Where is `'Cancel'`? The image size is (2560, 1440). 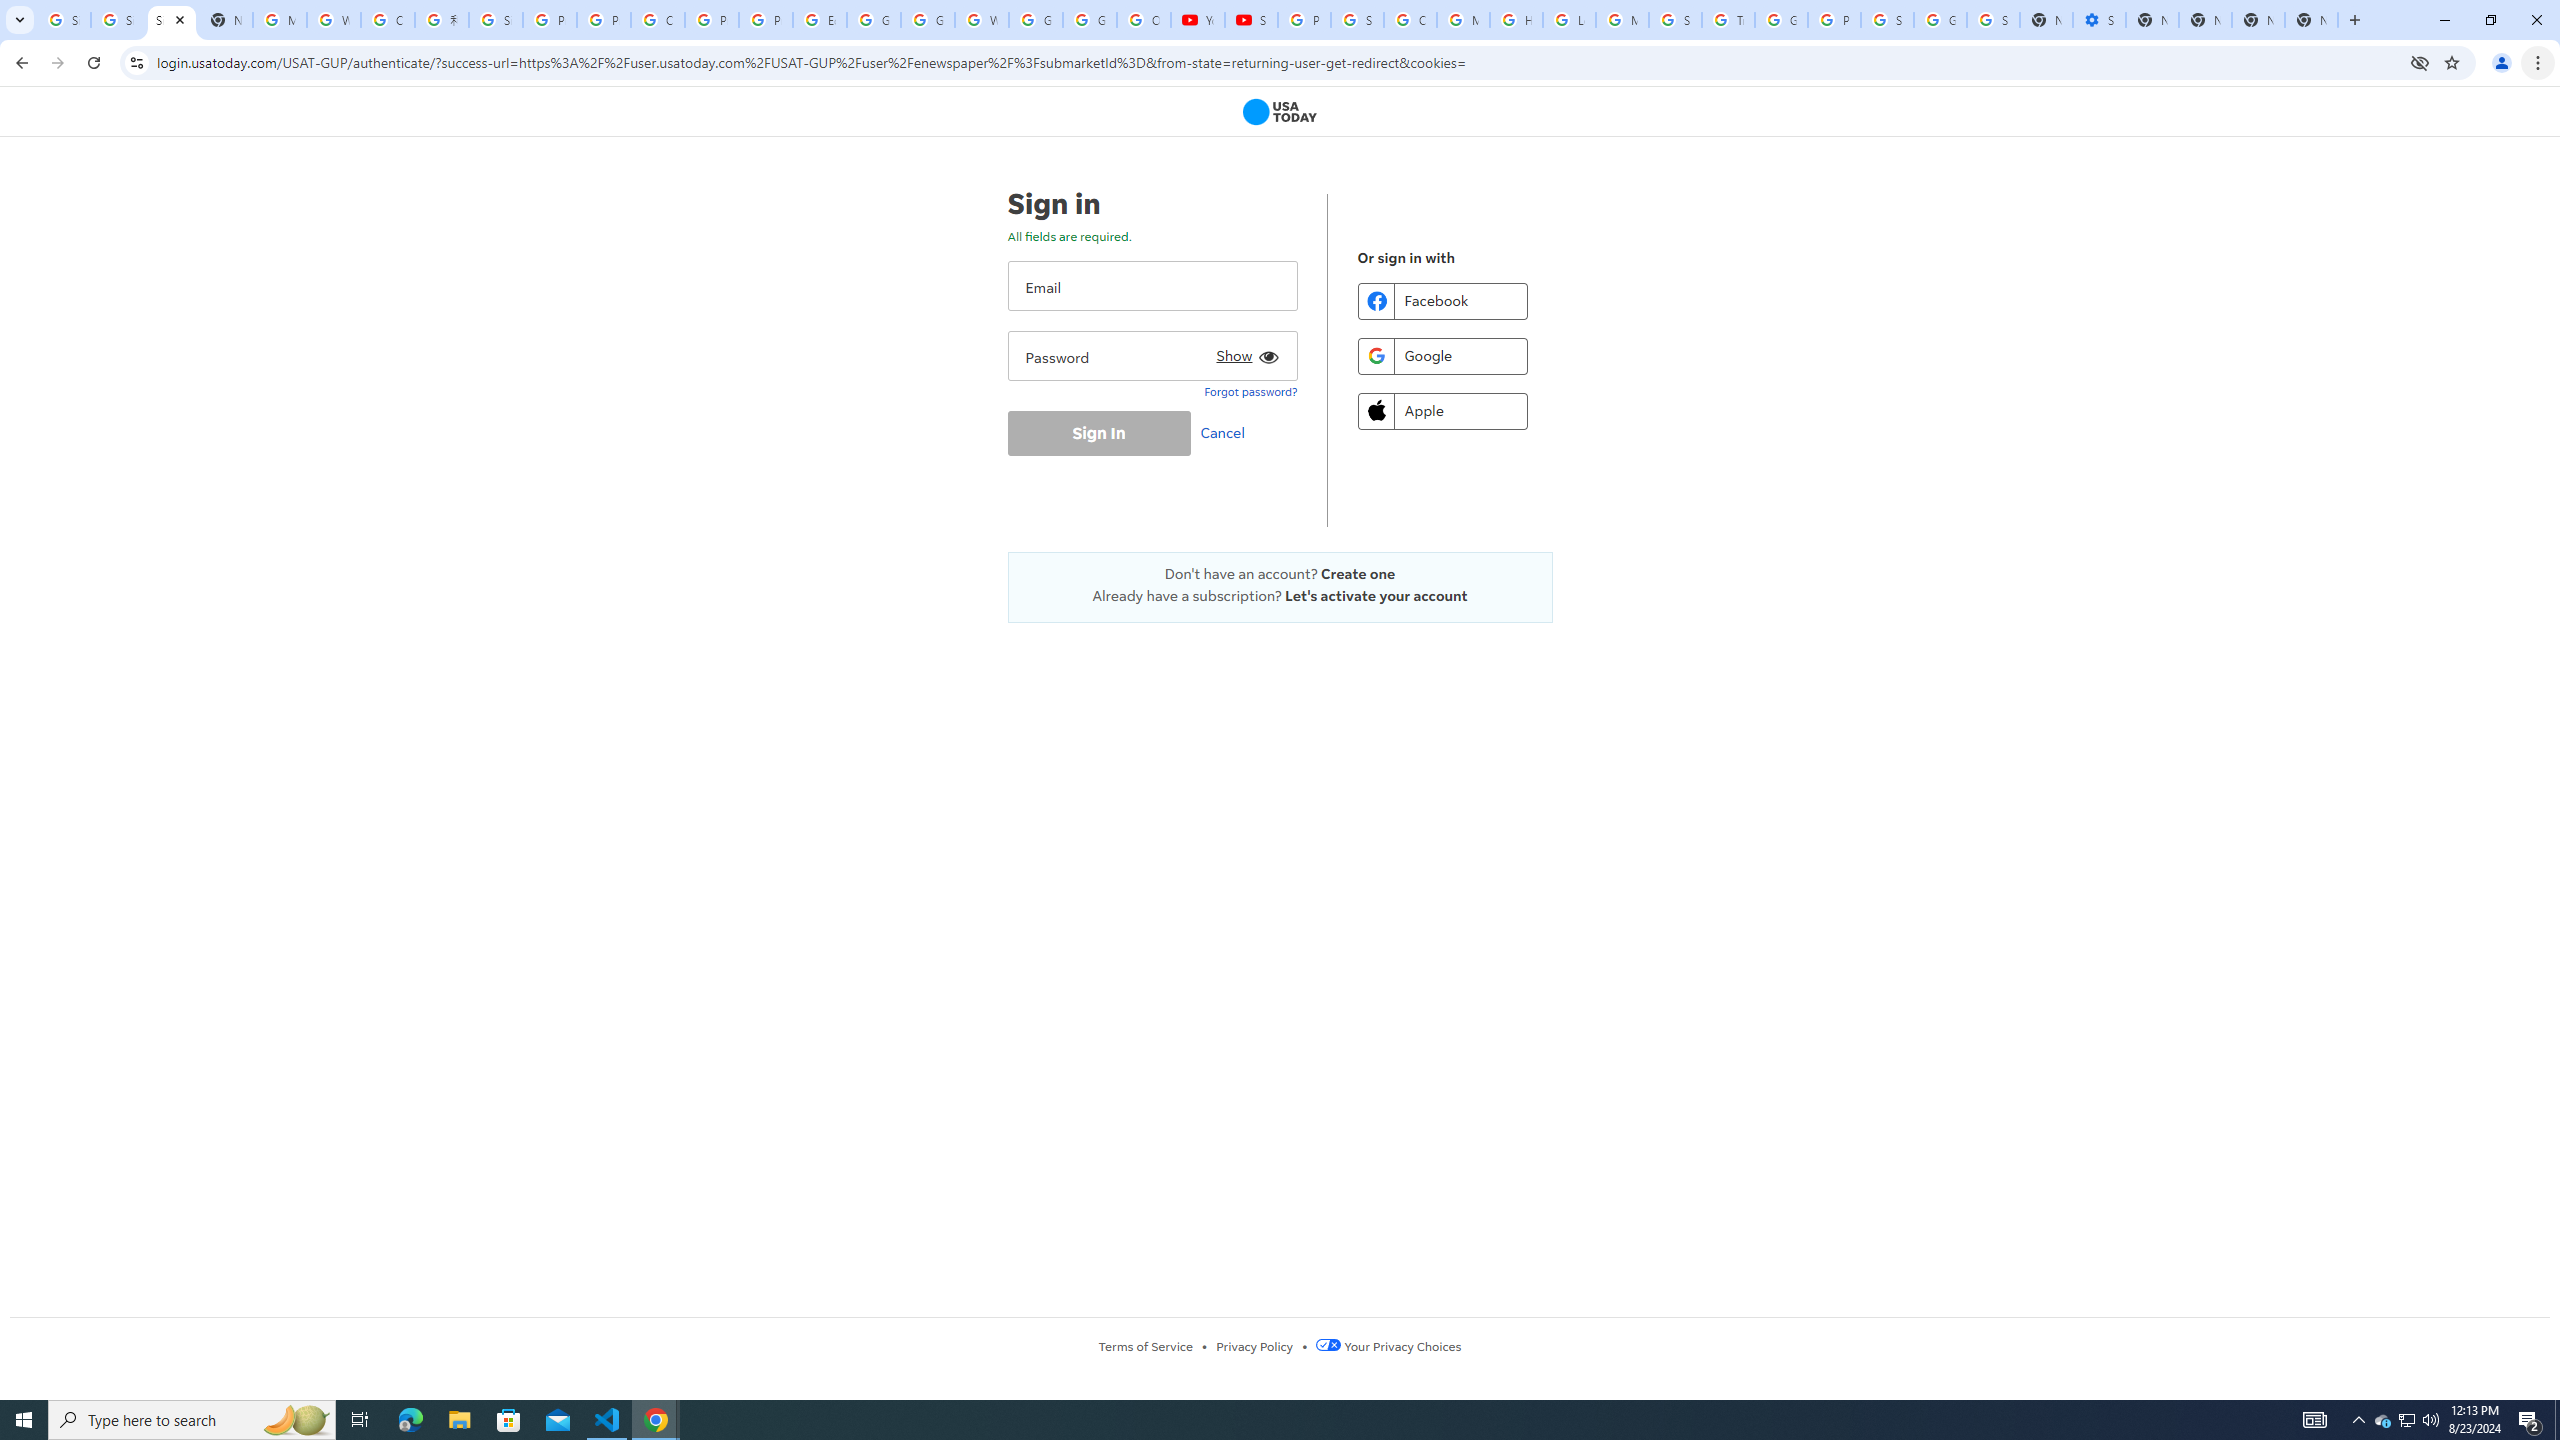
'Cancel' is located at coordinates (1227, 432).